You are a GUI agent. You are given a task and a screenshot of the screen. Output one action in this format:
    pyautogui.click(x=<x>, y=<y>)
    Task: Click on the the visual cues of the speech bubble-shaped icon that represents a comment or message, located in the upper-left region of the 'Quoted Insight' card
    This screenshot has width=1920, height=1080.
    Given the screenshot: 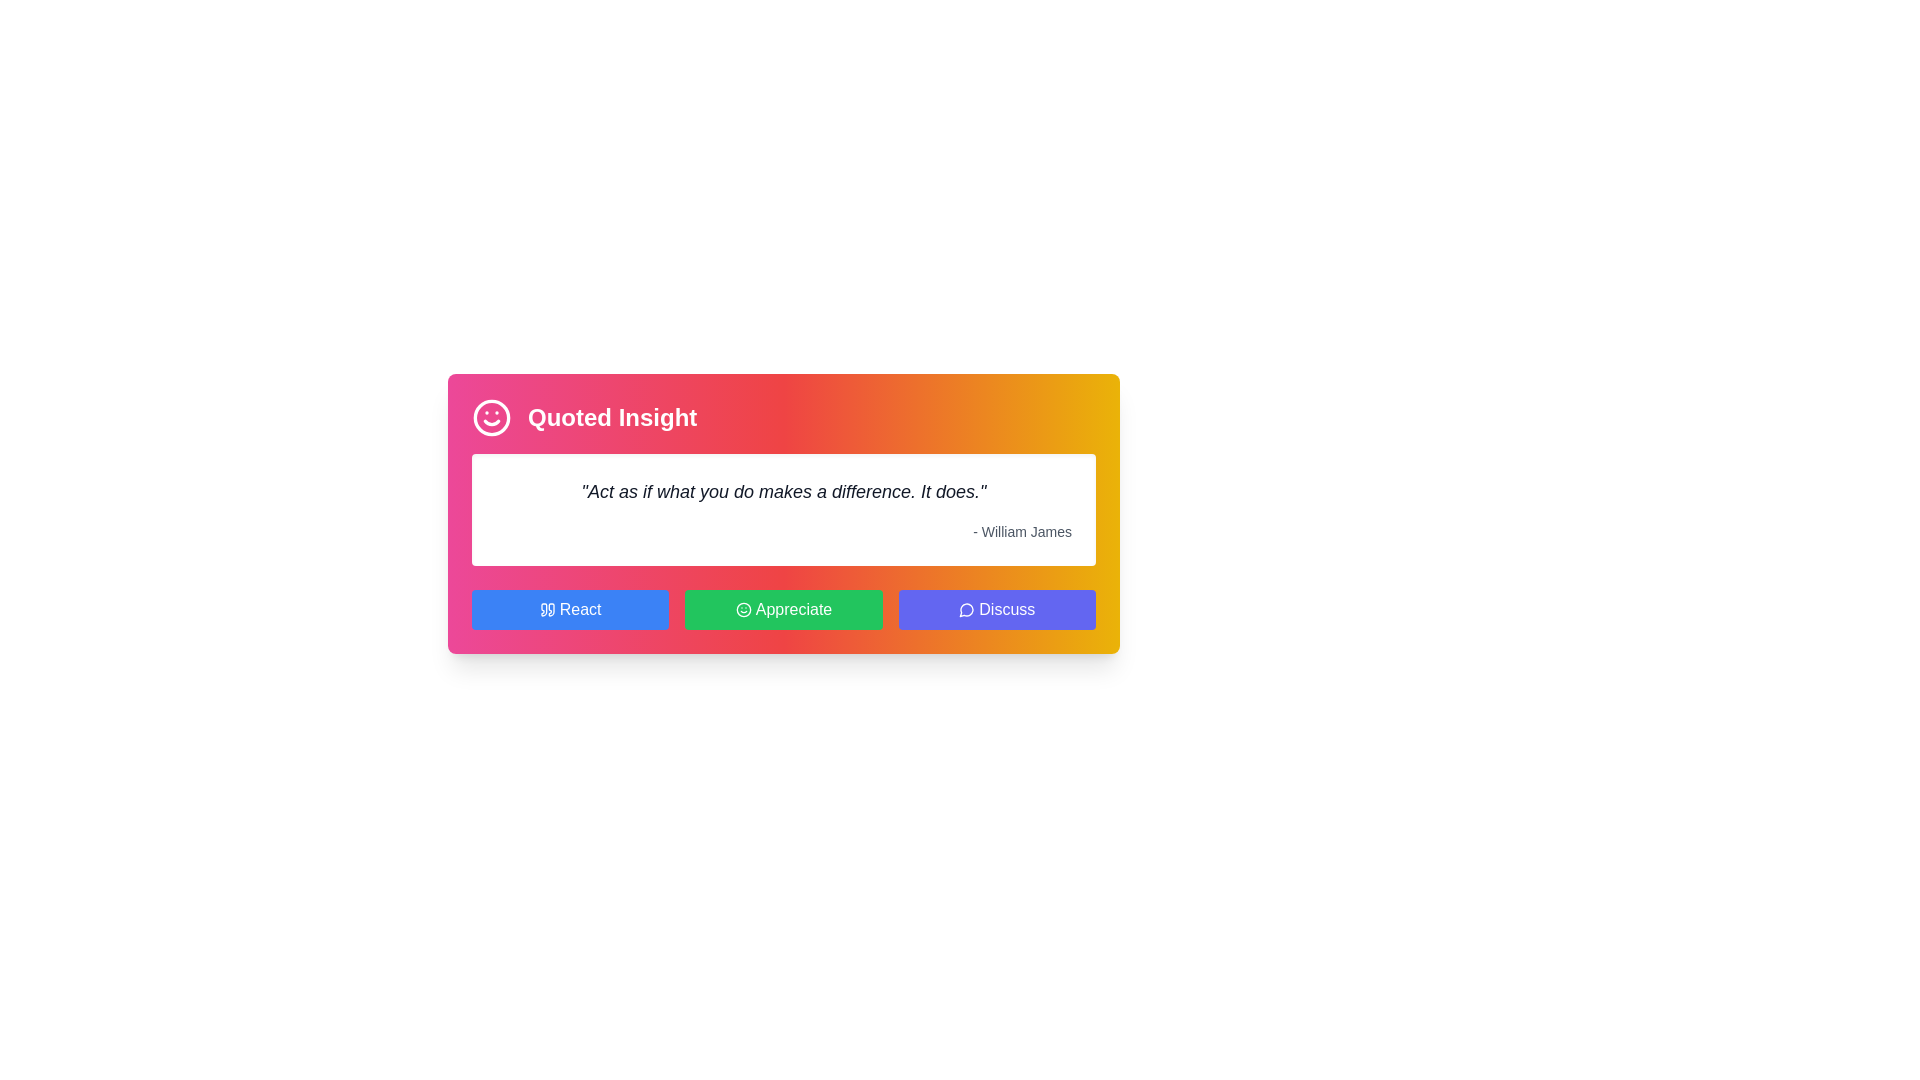 What is the action you would take?
    pyautogui.click(x=966, y=609)
    